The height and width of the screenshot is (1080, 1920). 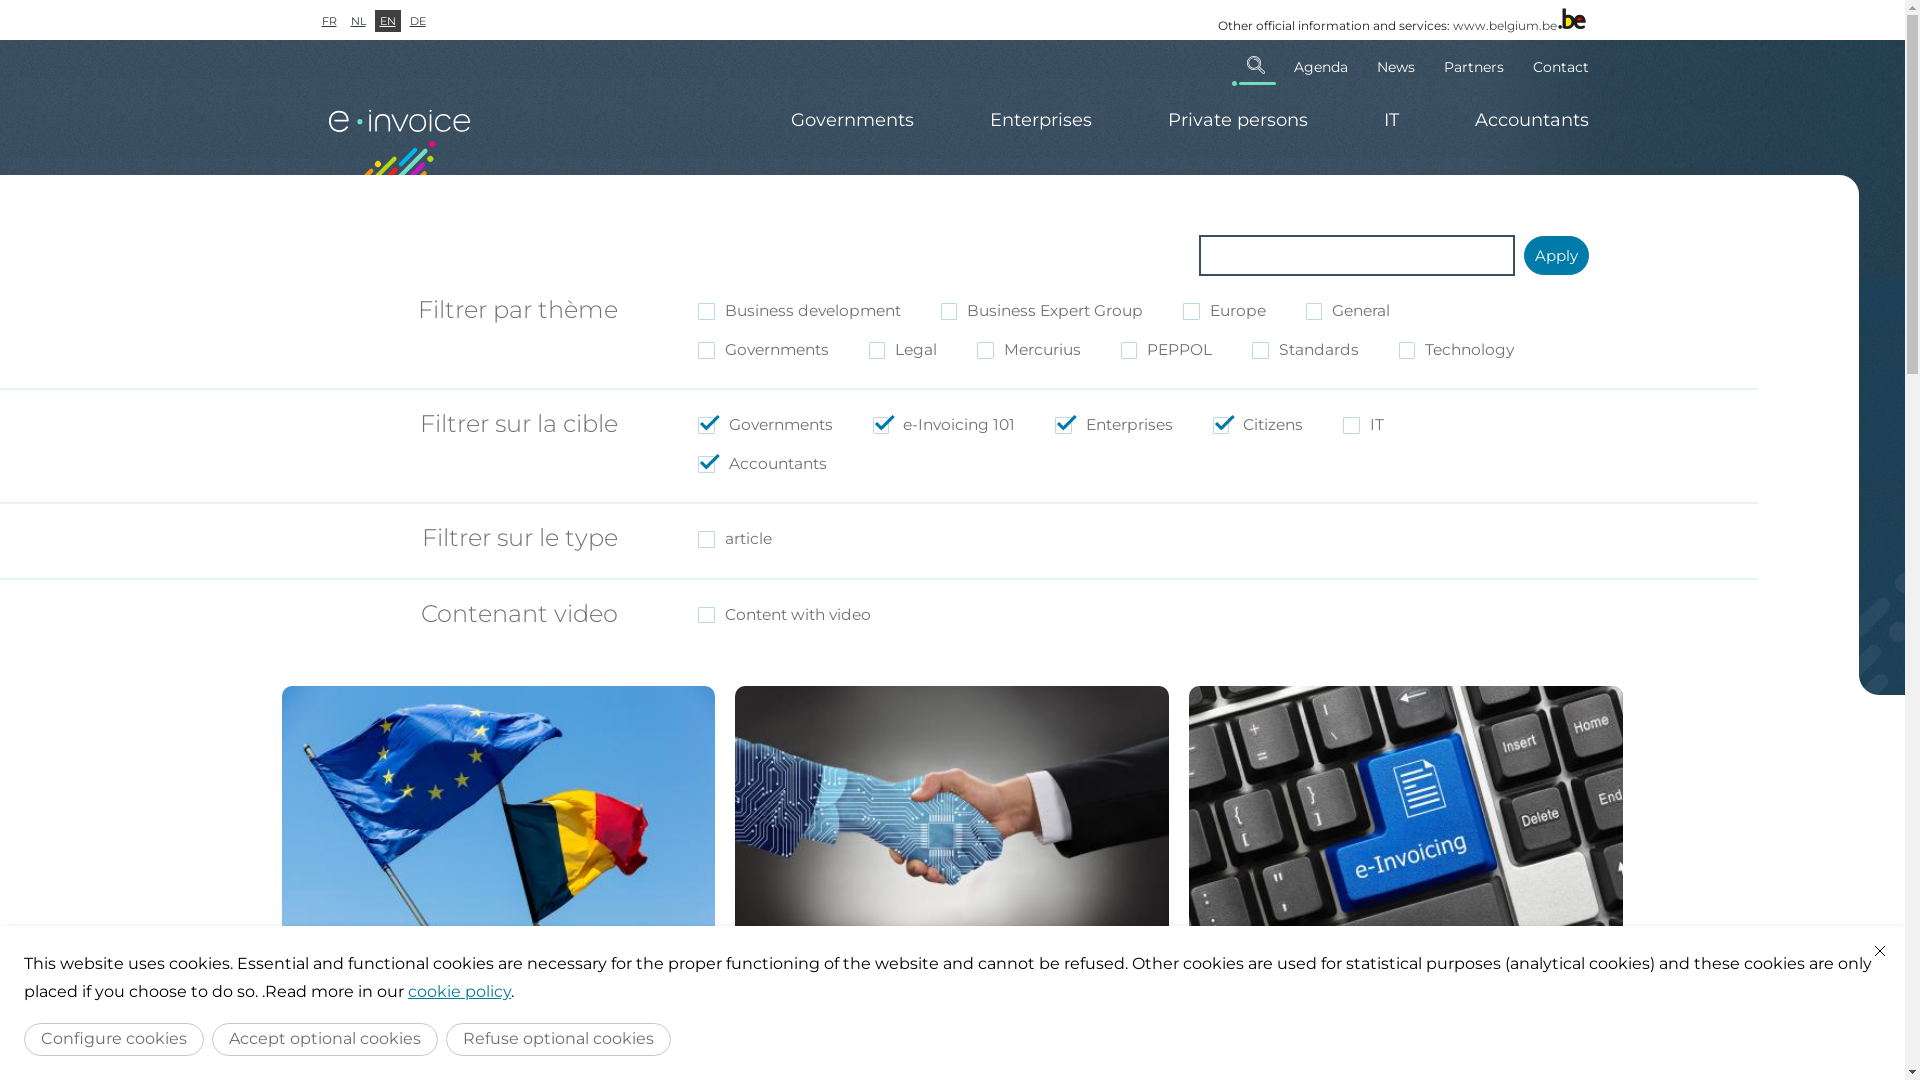 I want to click on 'Apply', so click(x=1522, y=254).